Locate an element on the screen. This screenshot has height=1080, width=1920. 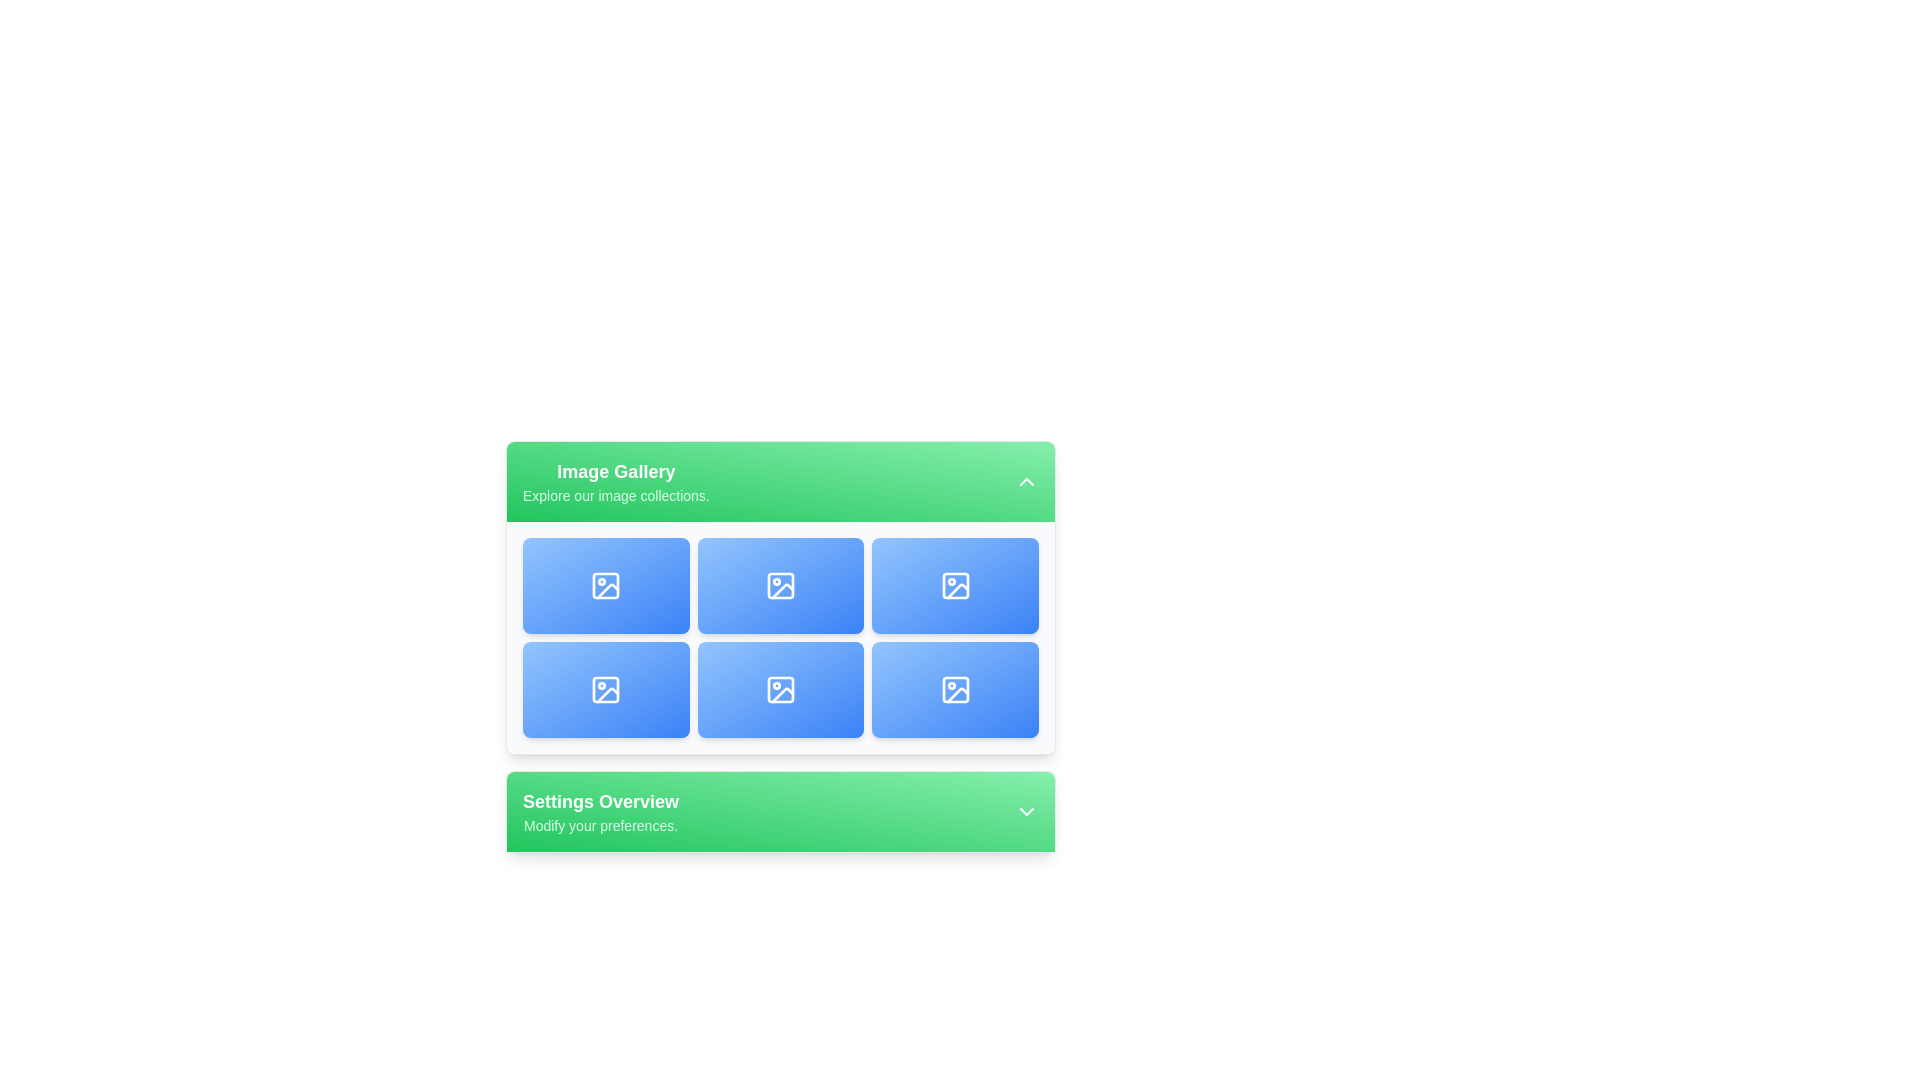
the downward-pointing chevron icon located at the far-right side of the 'Settings Overview' section is located at coordinates (1027, 812).